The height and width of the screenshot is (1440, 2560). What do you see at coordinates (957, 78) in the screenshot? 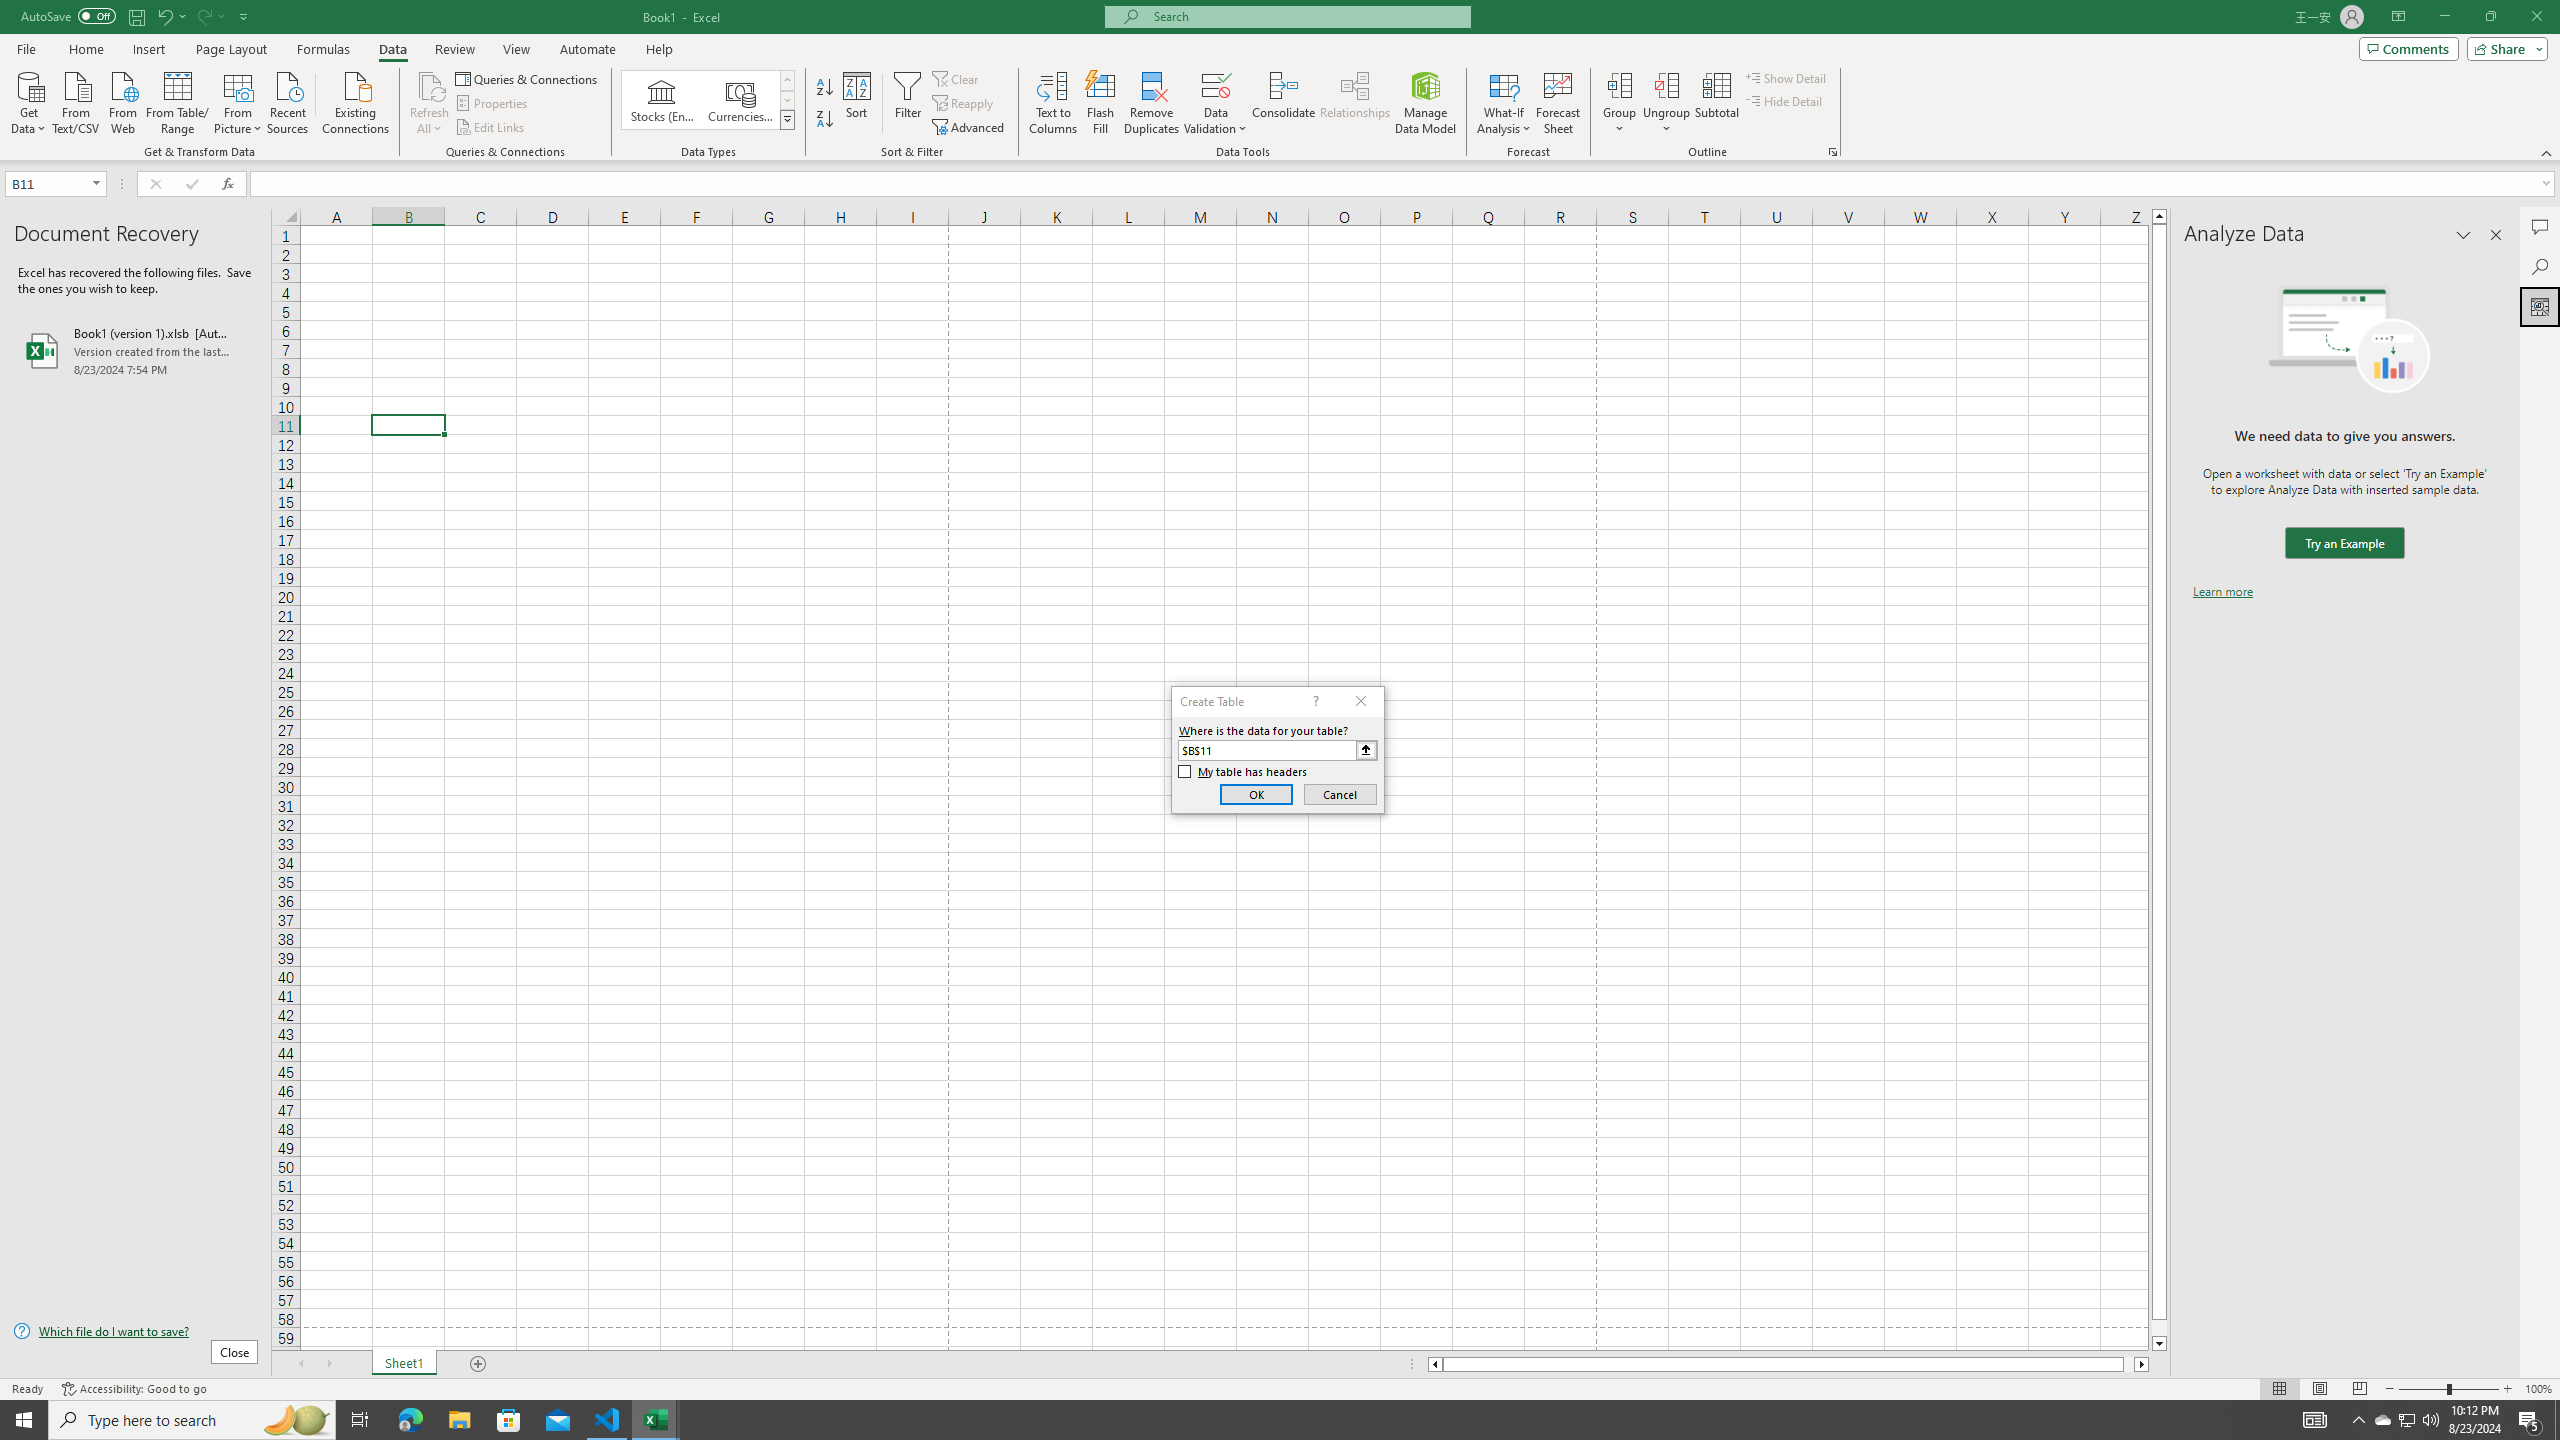
I see `'Clear'` at bounding box center [957, 78].